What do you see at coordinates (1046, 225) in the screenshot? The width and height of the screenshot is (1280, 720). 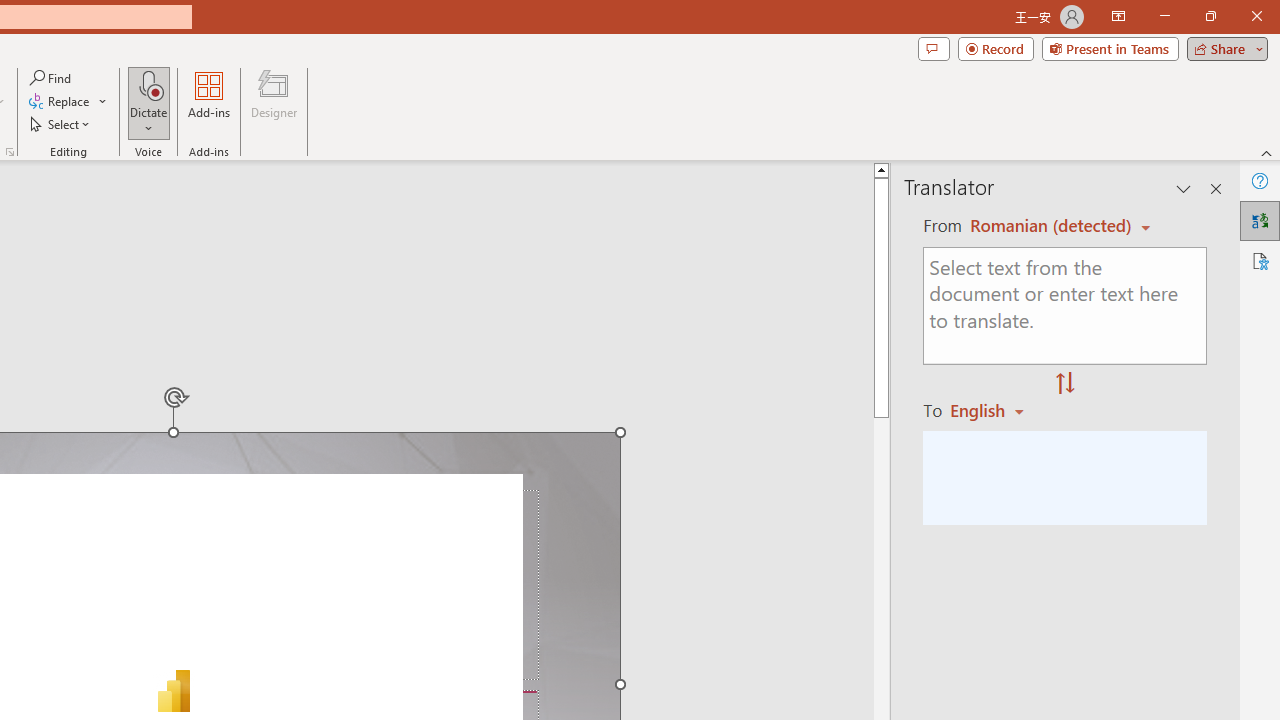 I see `'Romanian (detected)'` at bounding box center [1046, 225].